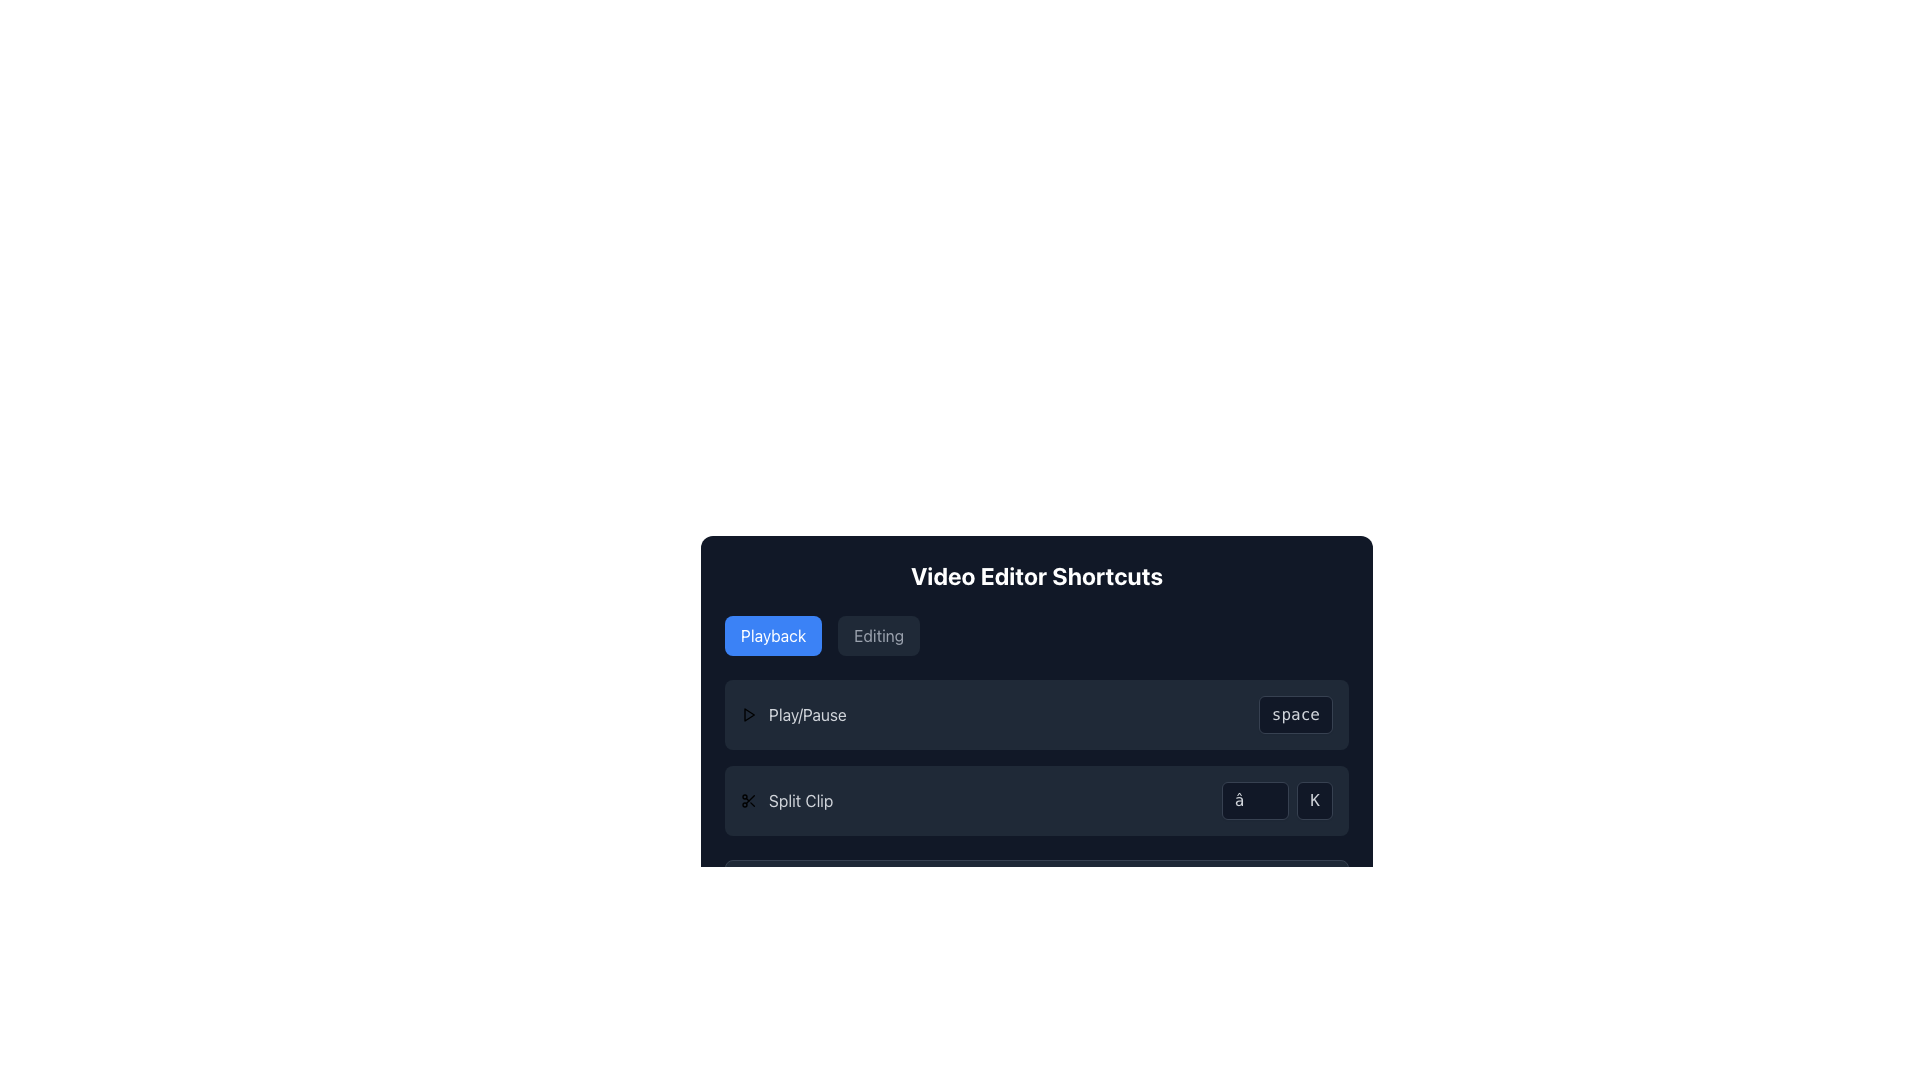  I want to click on the Icon (Scissors) located to the left of the 'Split Clip' text in the 'Video Editor Shortcuts' panel, so click(747, 800).